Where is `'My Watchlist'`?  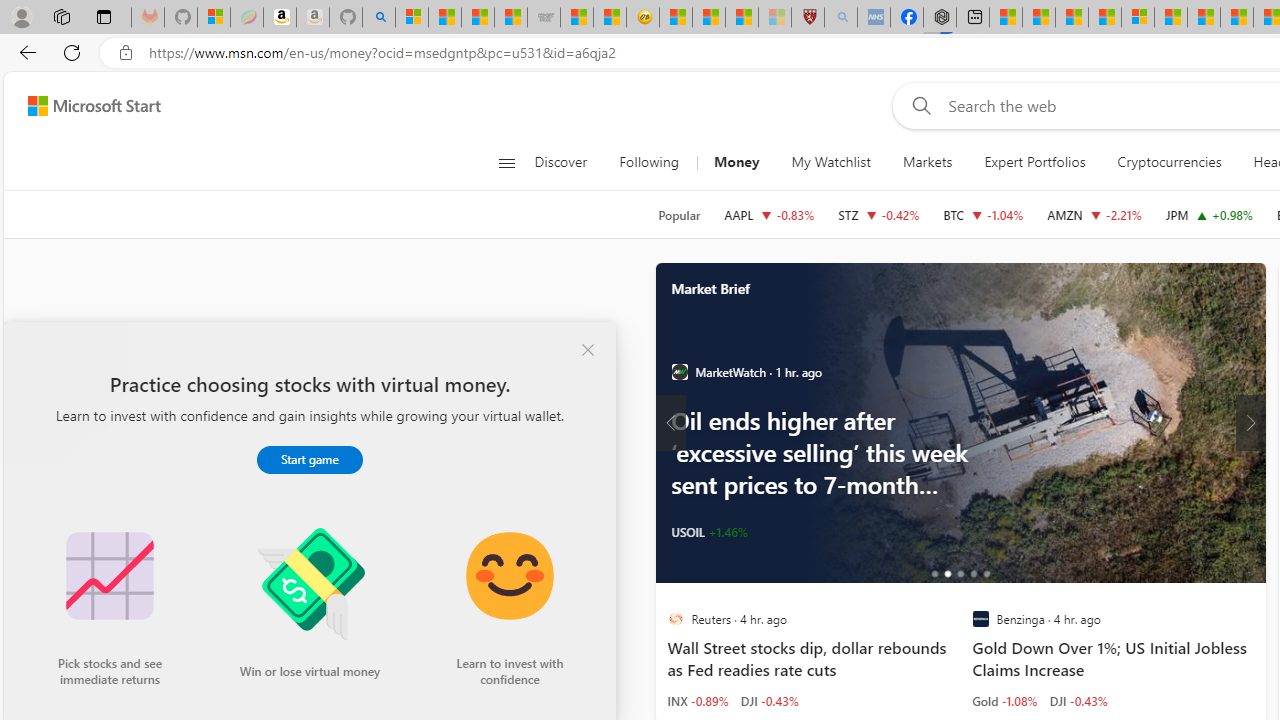 'My Watchlist' is located at coordinates (830, 162).